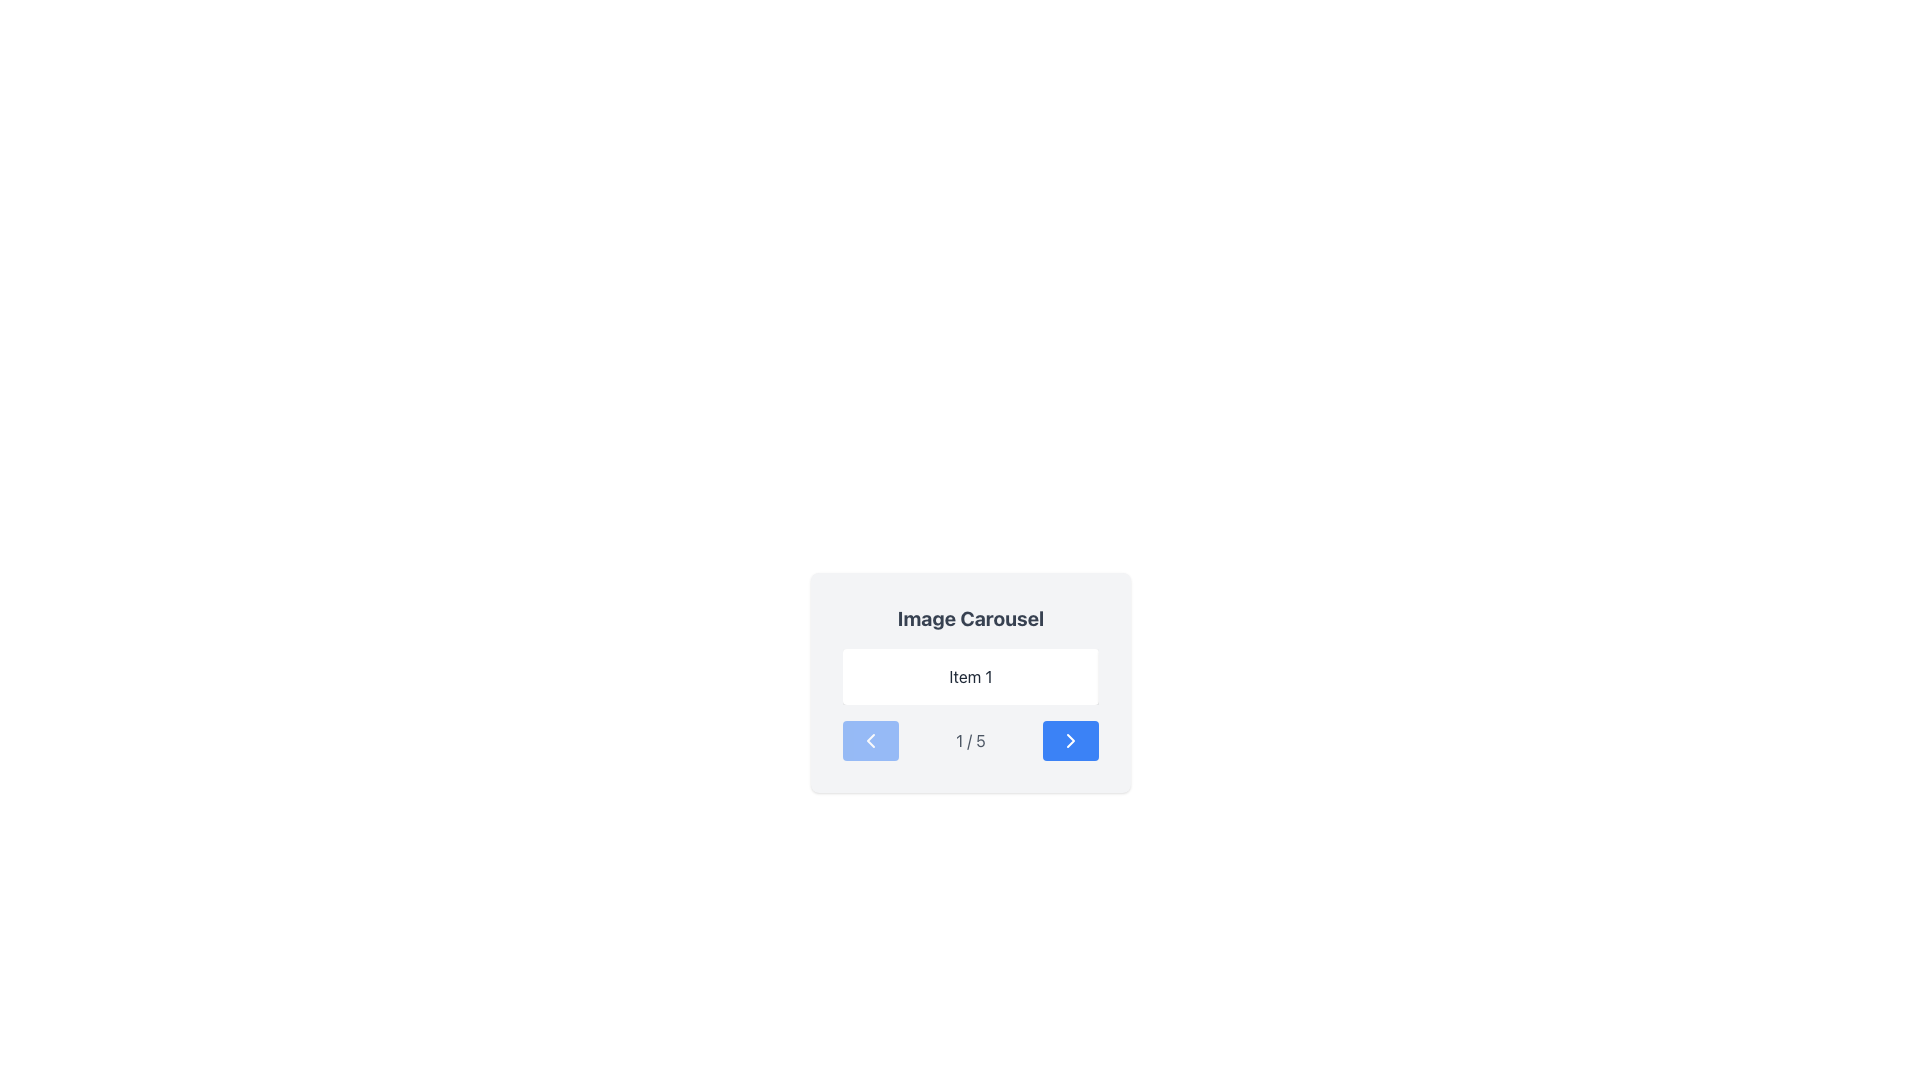  I want to click on the static text label that indicates the current position within the carousel, located at the center of the bottom section between the navigation buttons, so click(970, 740).